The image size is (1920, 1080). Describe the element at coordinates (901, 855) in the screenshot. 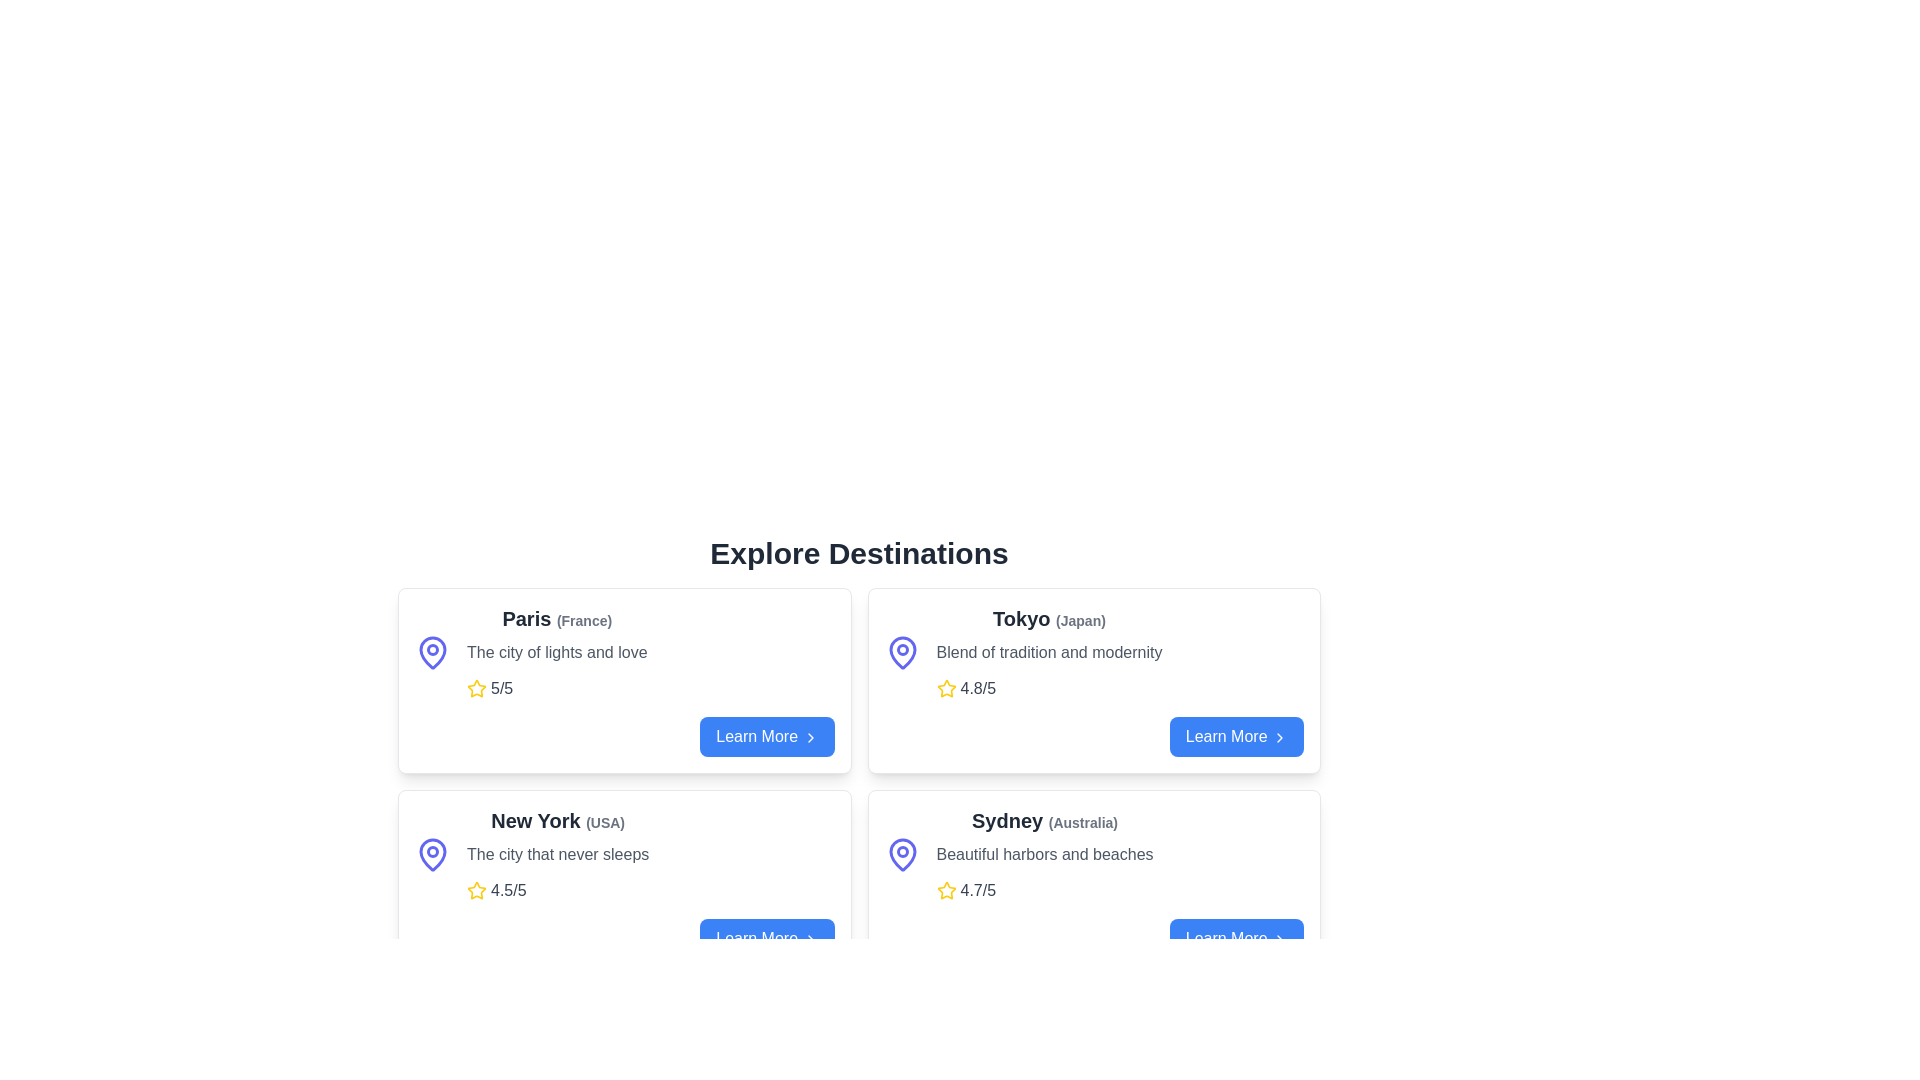

I see `the SVG map pin icon located in the bottom-right section of the 'Sydney (Australia)' card, which features an indigo color and a circular center` at that location.